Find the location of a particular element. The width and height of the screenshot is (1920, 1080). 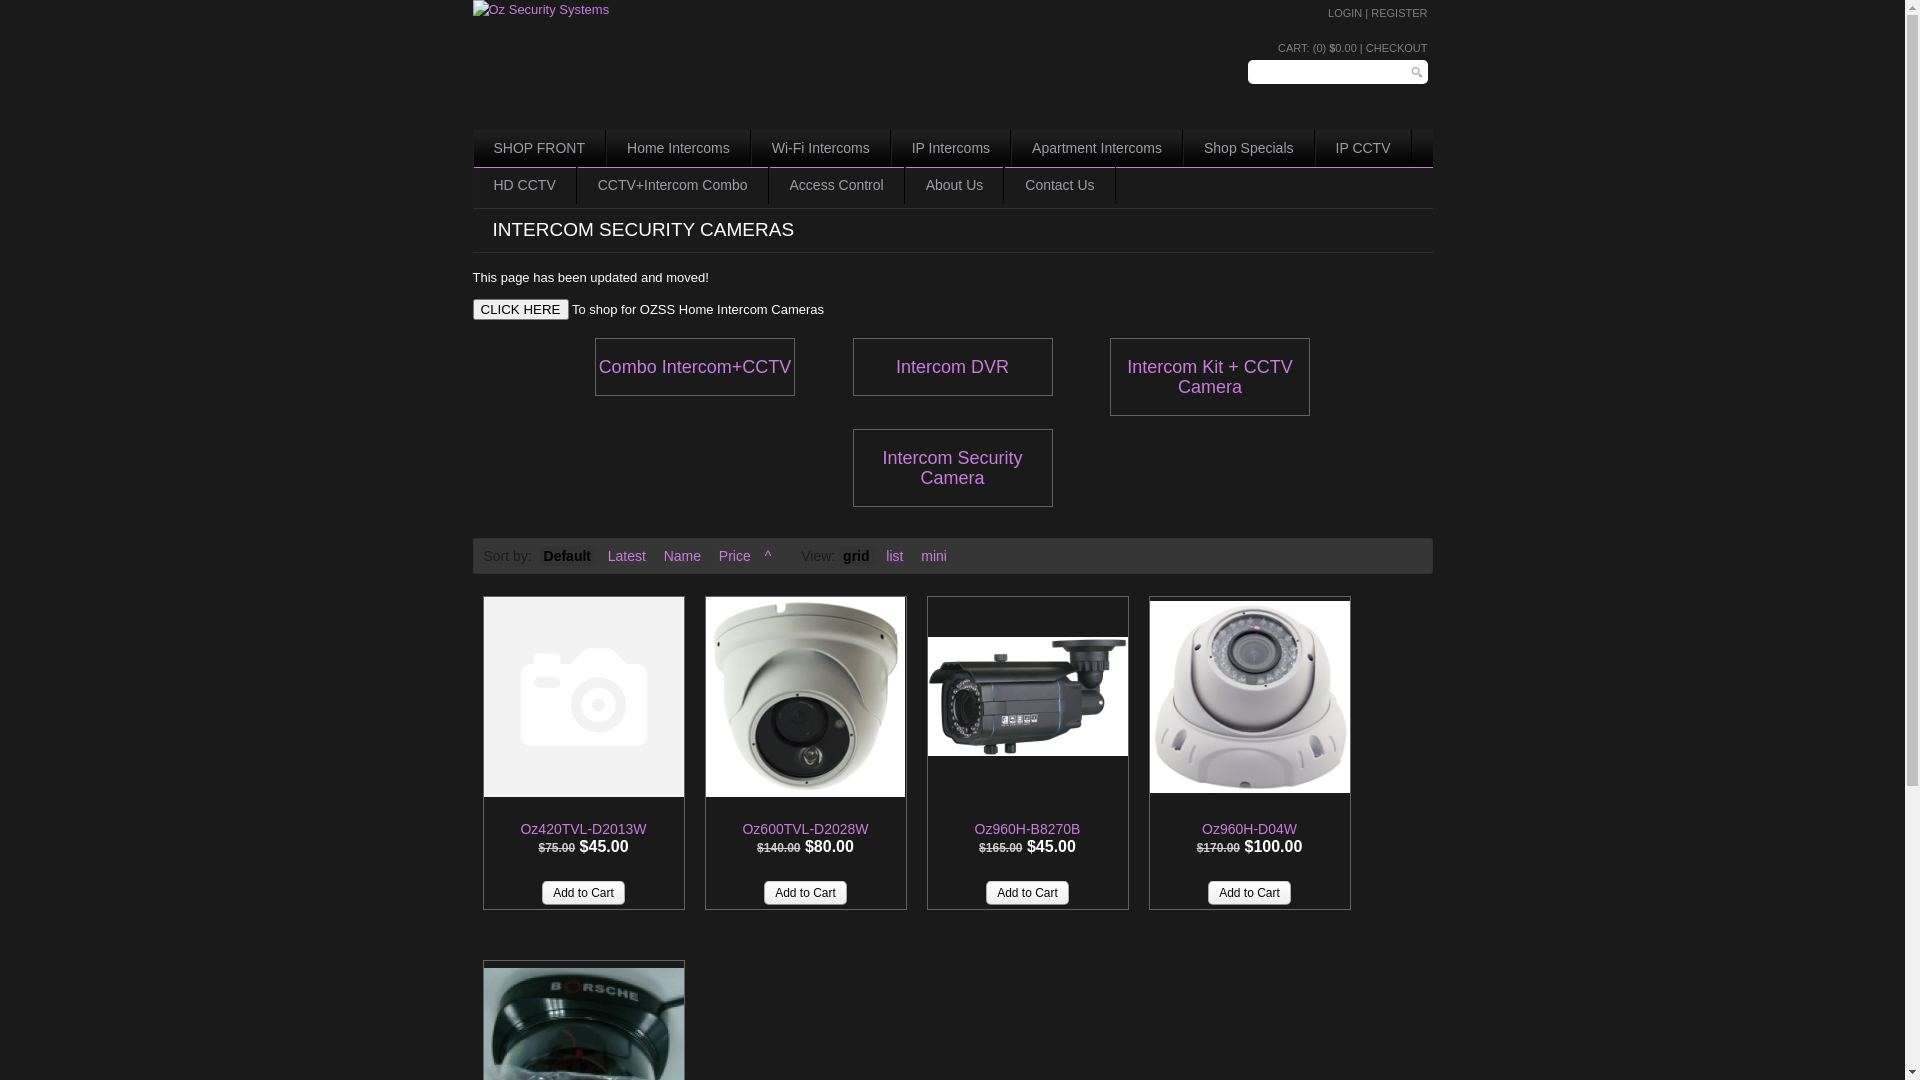

'Contact Us' is located at coordinates (1058, 185).